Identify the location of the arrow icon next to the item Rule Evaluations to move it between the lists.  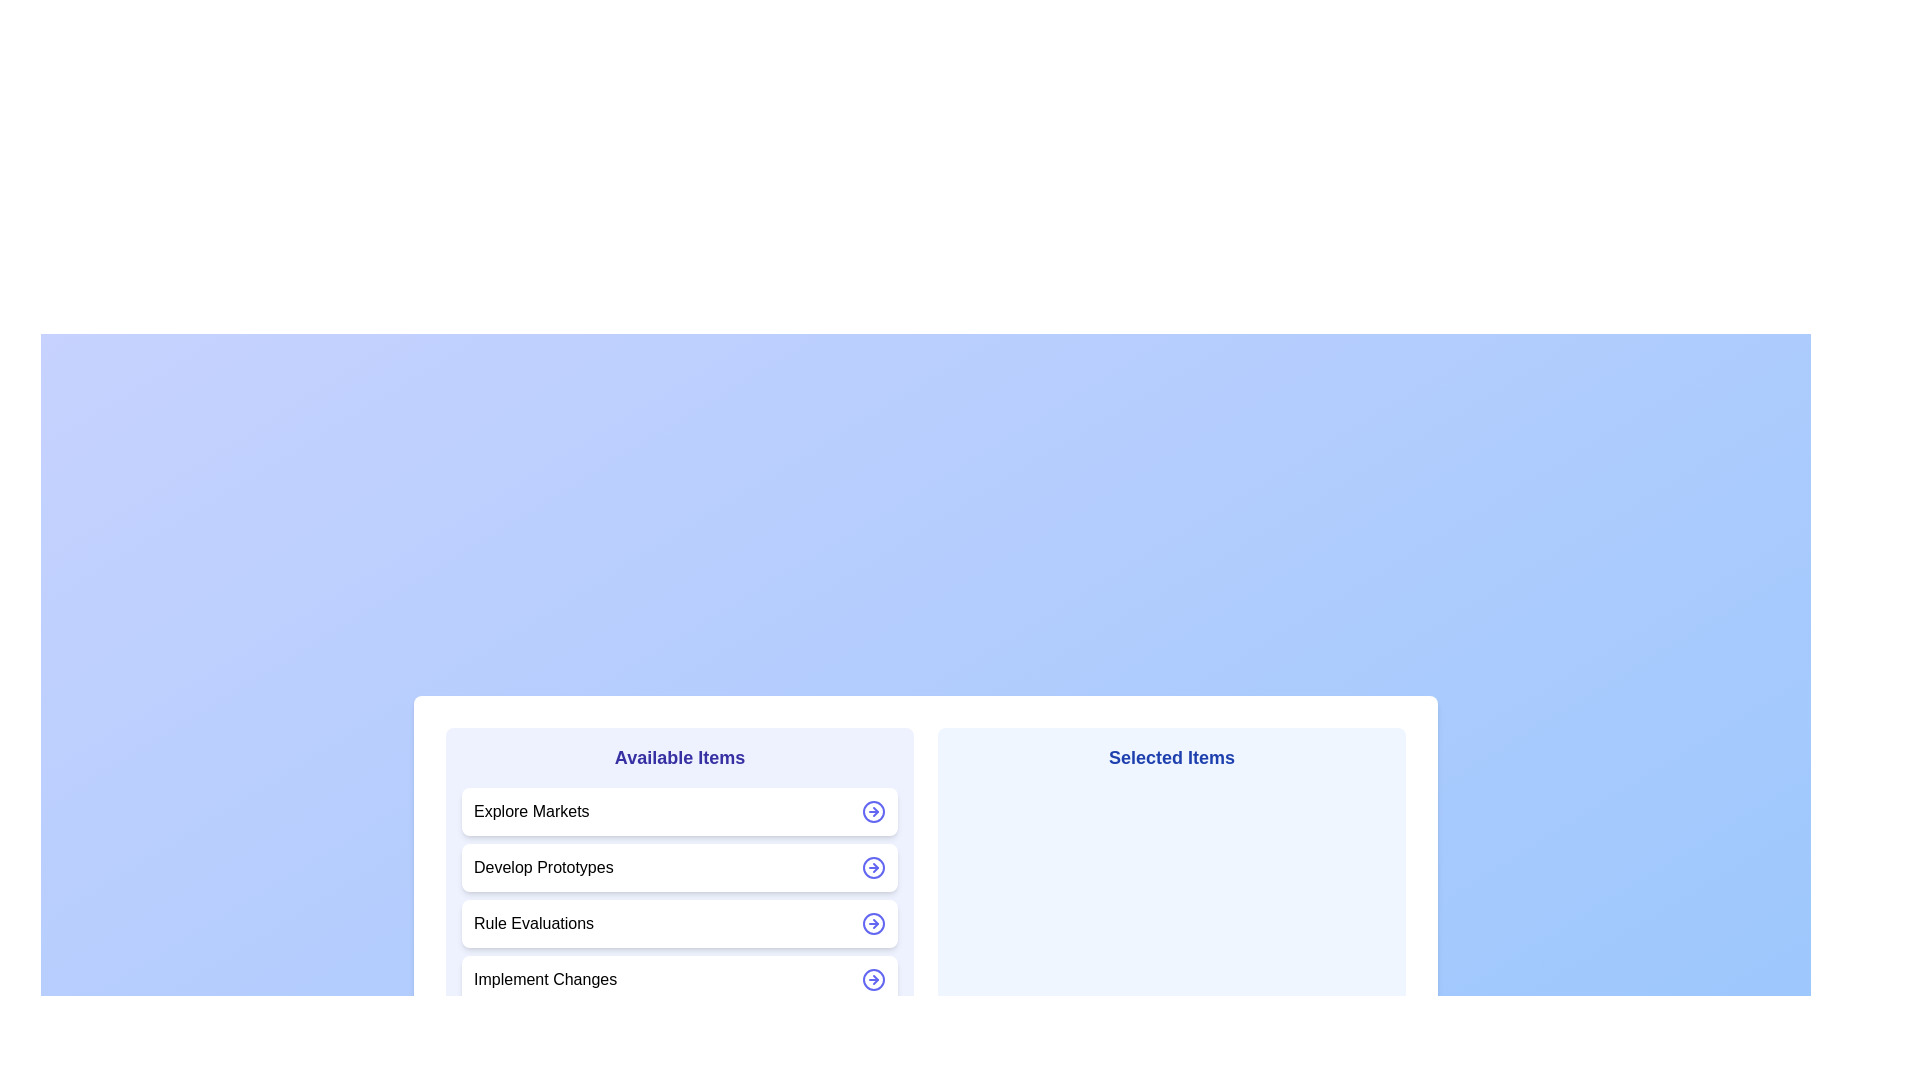
(873, 924).